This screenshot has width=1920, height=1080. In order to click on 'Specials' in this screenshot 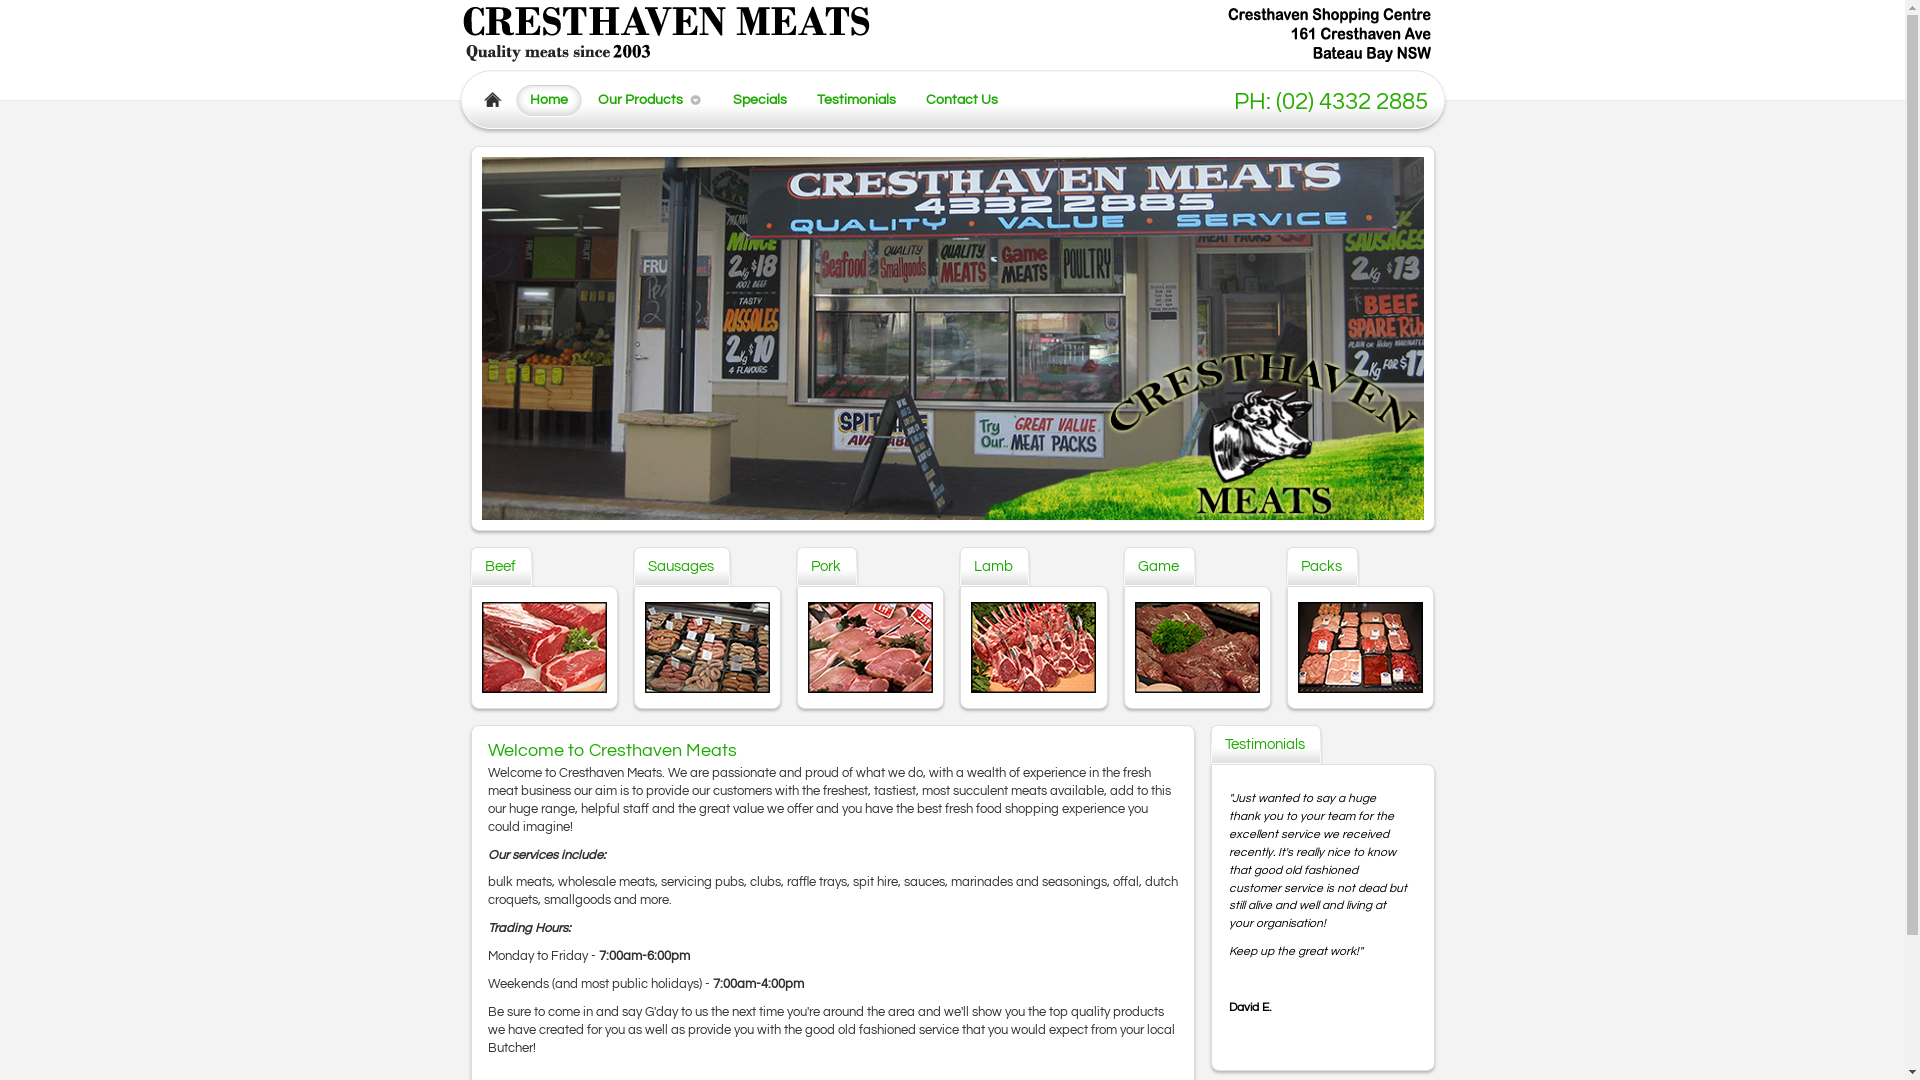, I will do `click(757, 99)`.